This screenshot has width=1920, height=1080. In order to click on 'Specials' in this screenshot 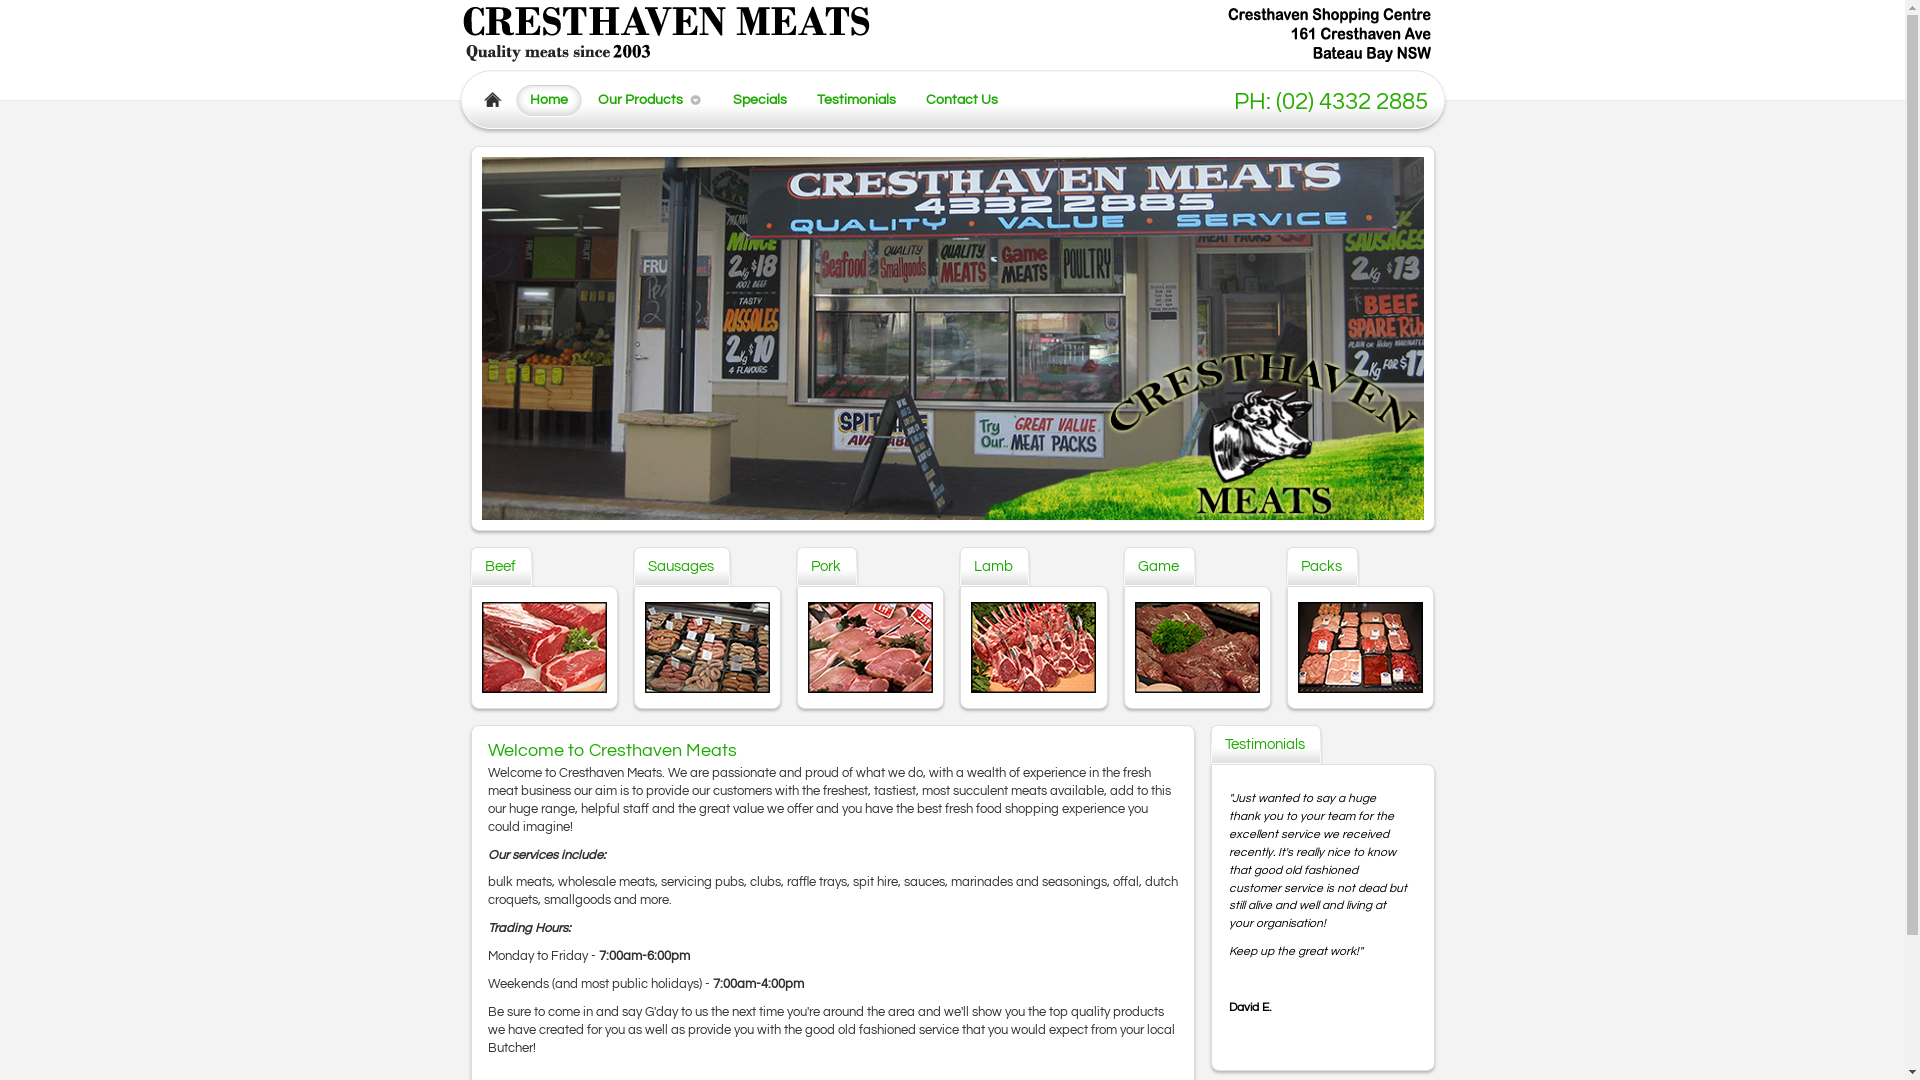, I will do `click(757, 99)`.